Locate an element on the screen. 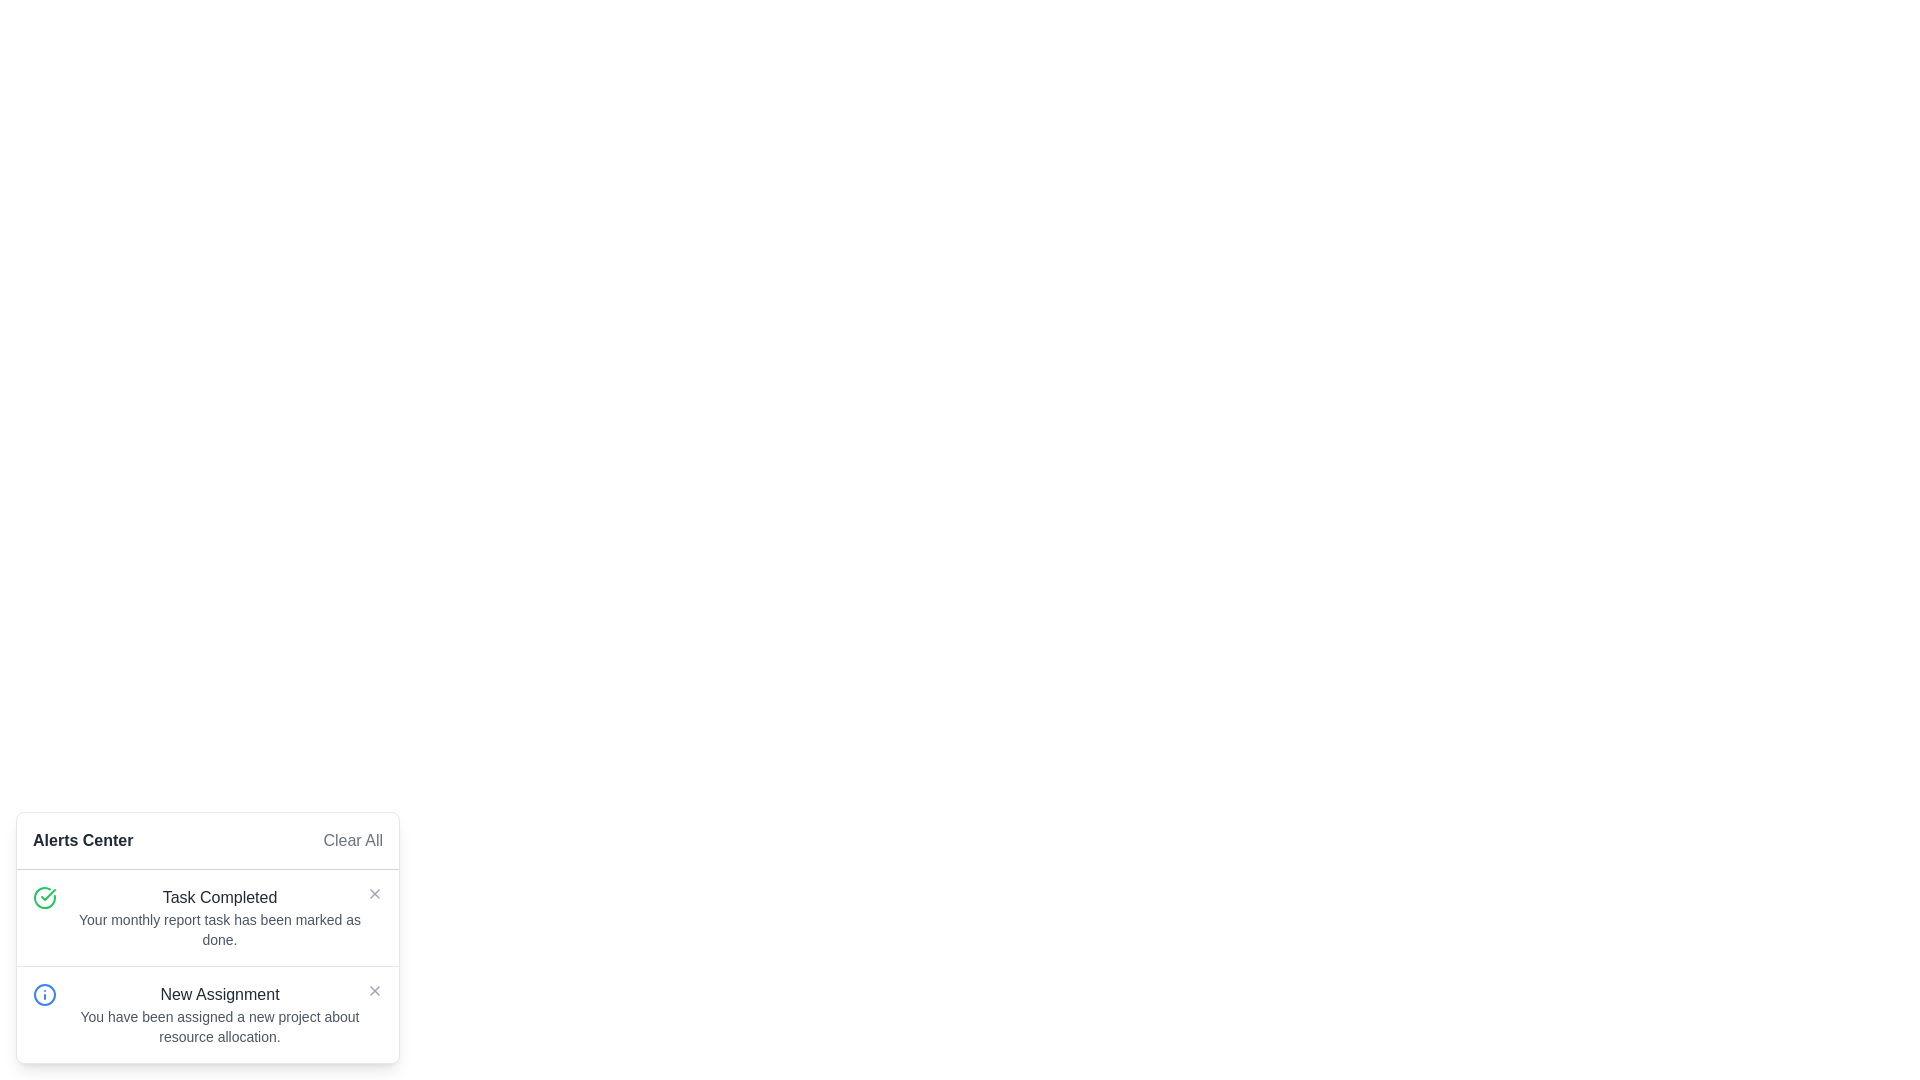 This screenshot has height=1080, width=1920. the Indicator Icon that signifies the completion of the task 'Your monthly report task has been marked as done', located on the left side of the task summary titled 'Task Completed' is located at coordinates (44, 897).